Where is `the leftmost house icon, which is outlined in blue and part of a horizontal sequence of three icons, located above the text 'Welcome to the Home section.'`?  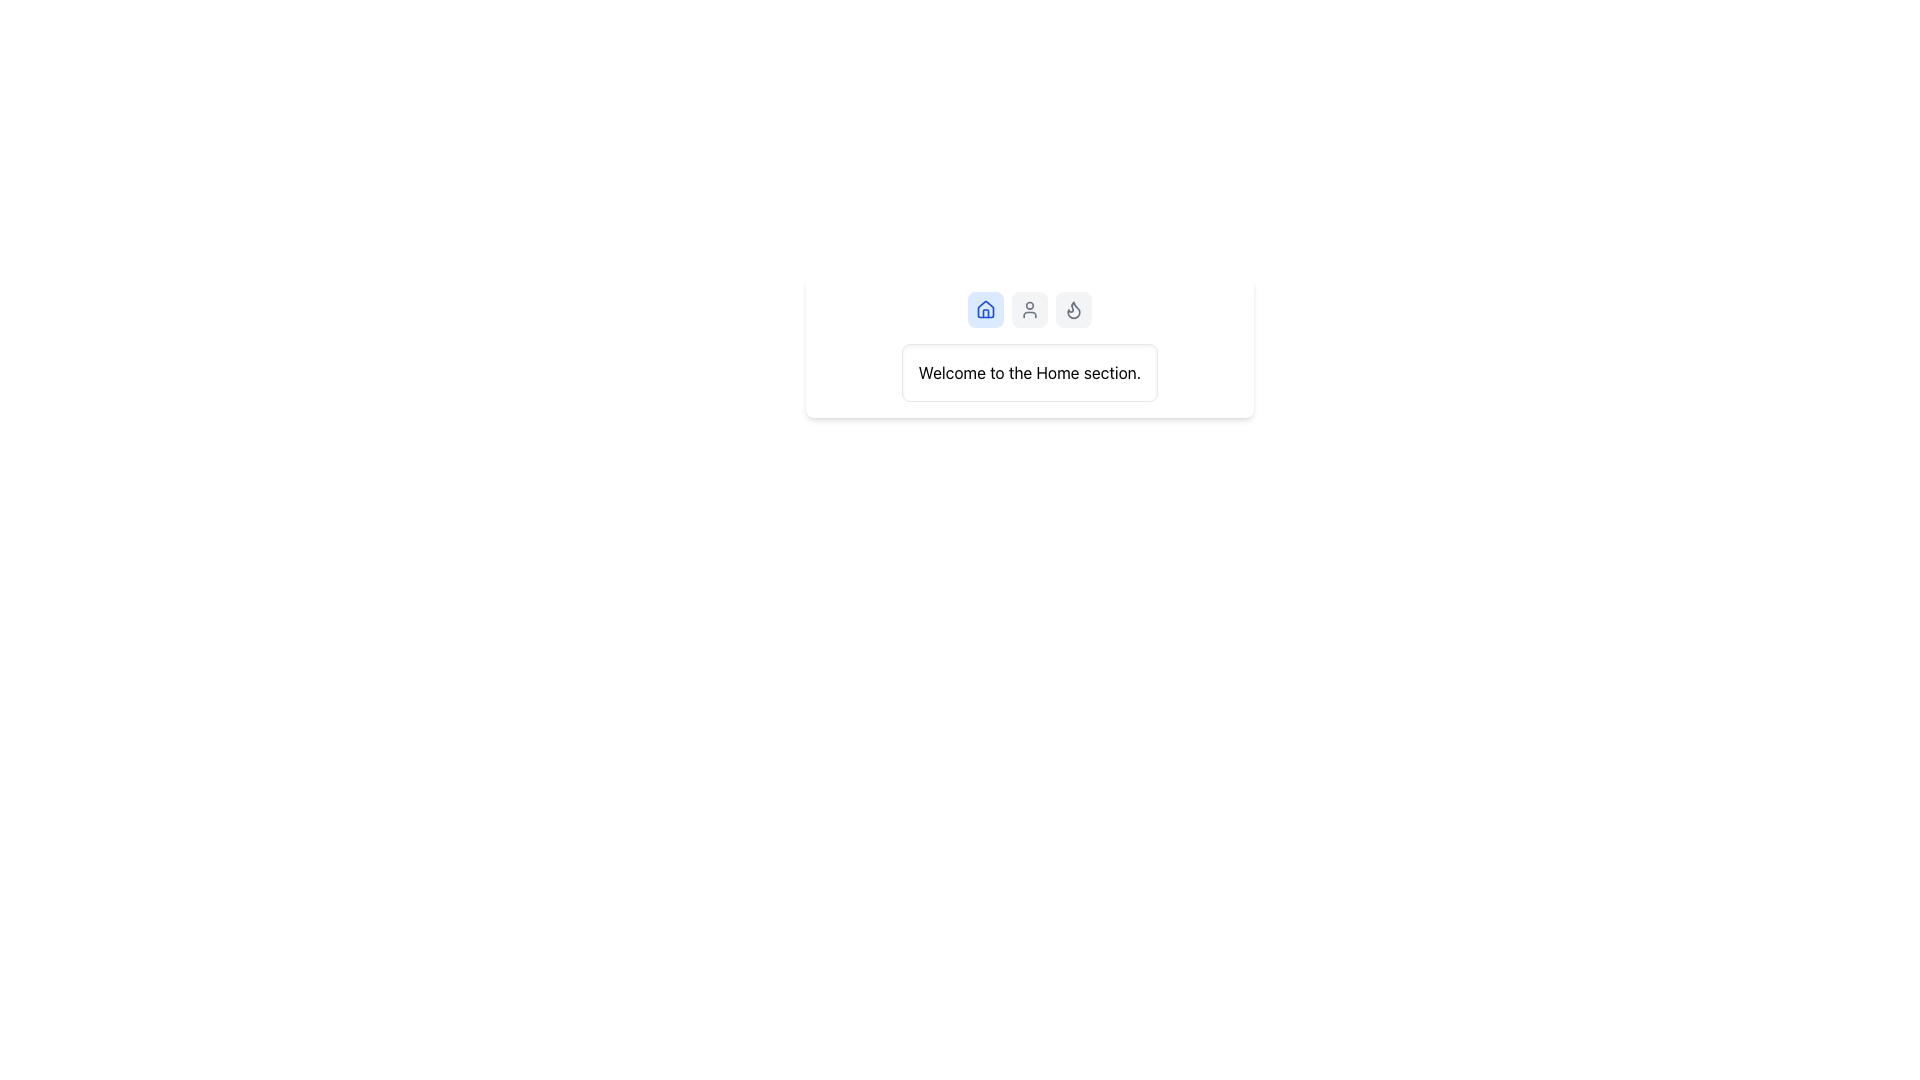 the leftmost house icon, which is outlined in blue and part of a horizontal sequence of three icons, located above the text 'Welcome to the Home section.' is located at coordinates (985, 308).